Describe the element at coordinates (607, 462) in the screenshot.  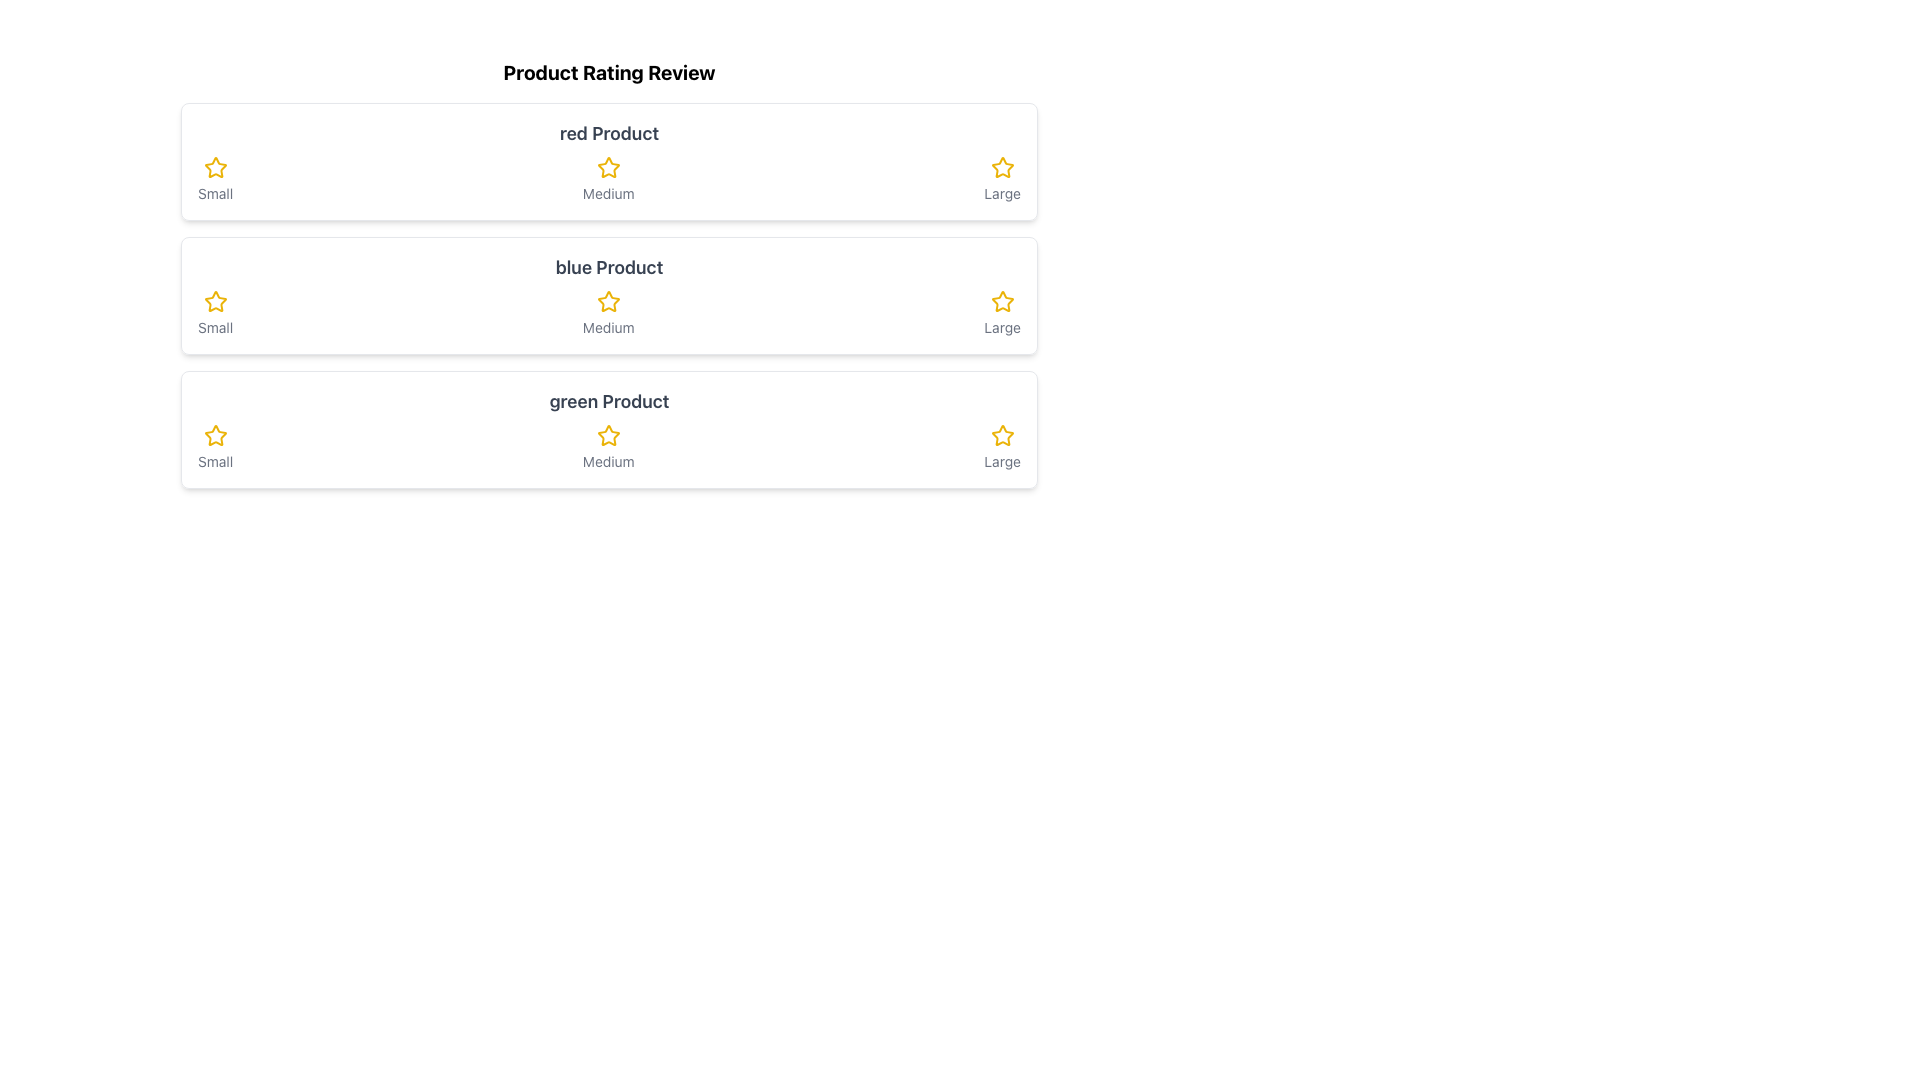
I see `the 'Medium' rating label located centrally under the yellow star icon in the third row below the 'green Product' header` at that location.